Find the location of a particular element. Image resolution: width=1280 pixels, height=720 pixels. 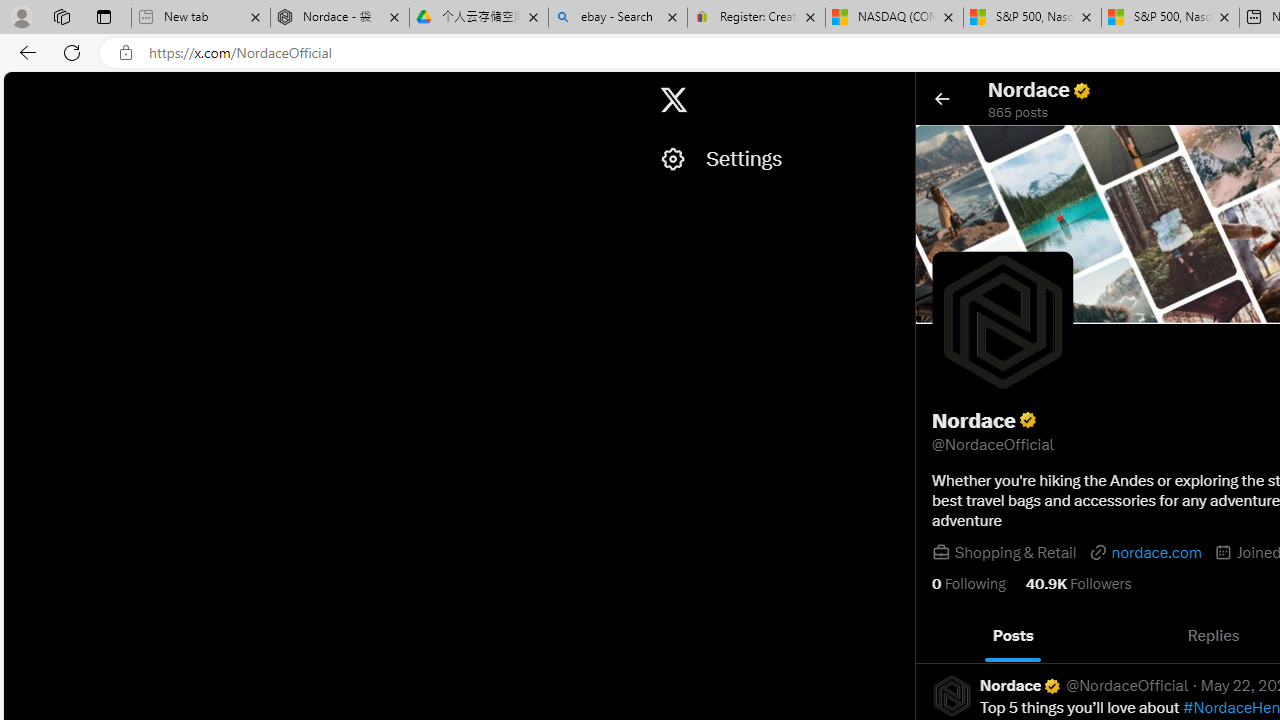

'Square profile picture and Opens profile photo' is located at coordinates (1002, 320).